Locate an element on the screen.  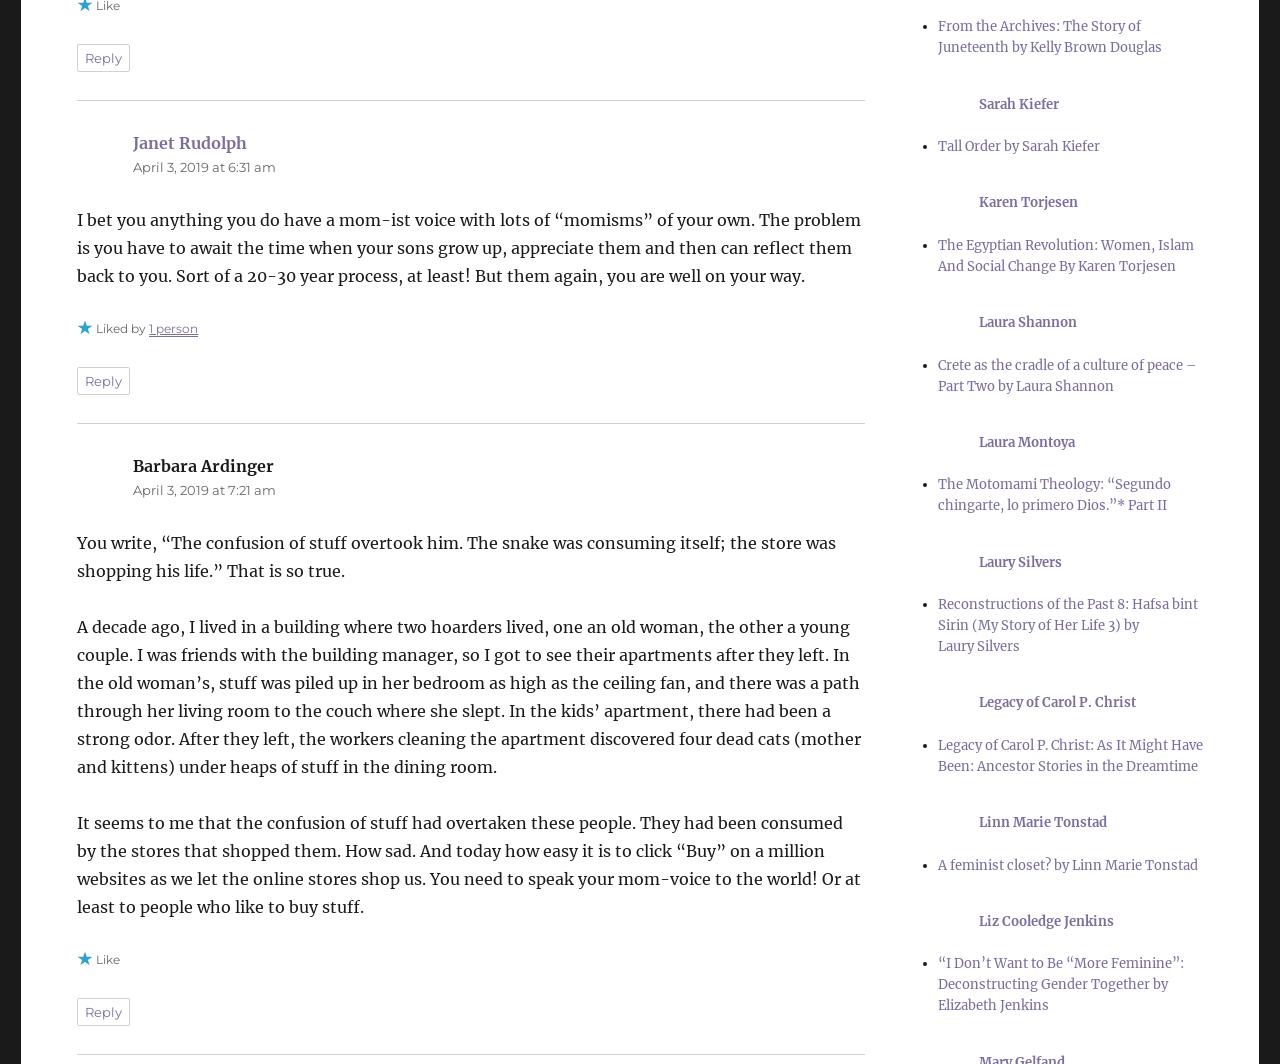
'Like' is located at coordinates (107, 958).